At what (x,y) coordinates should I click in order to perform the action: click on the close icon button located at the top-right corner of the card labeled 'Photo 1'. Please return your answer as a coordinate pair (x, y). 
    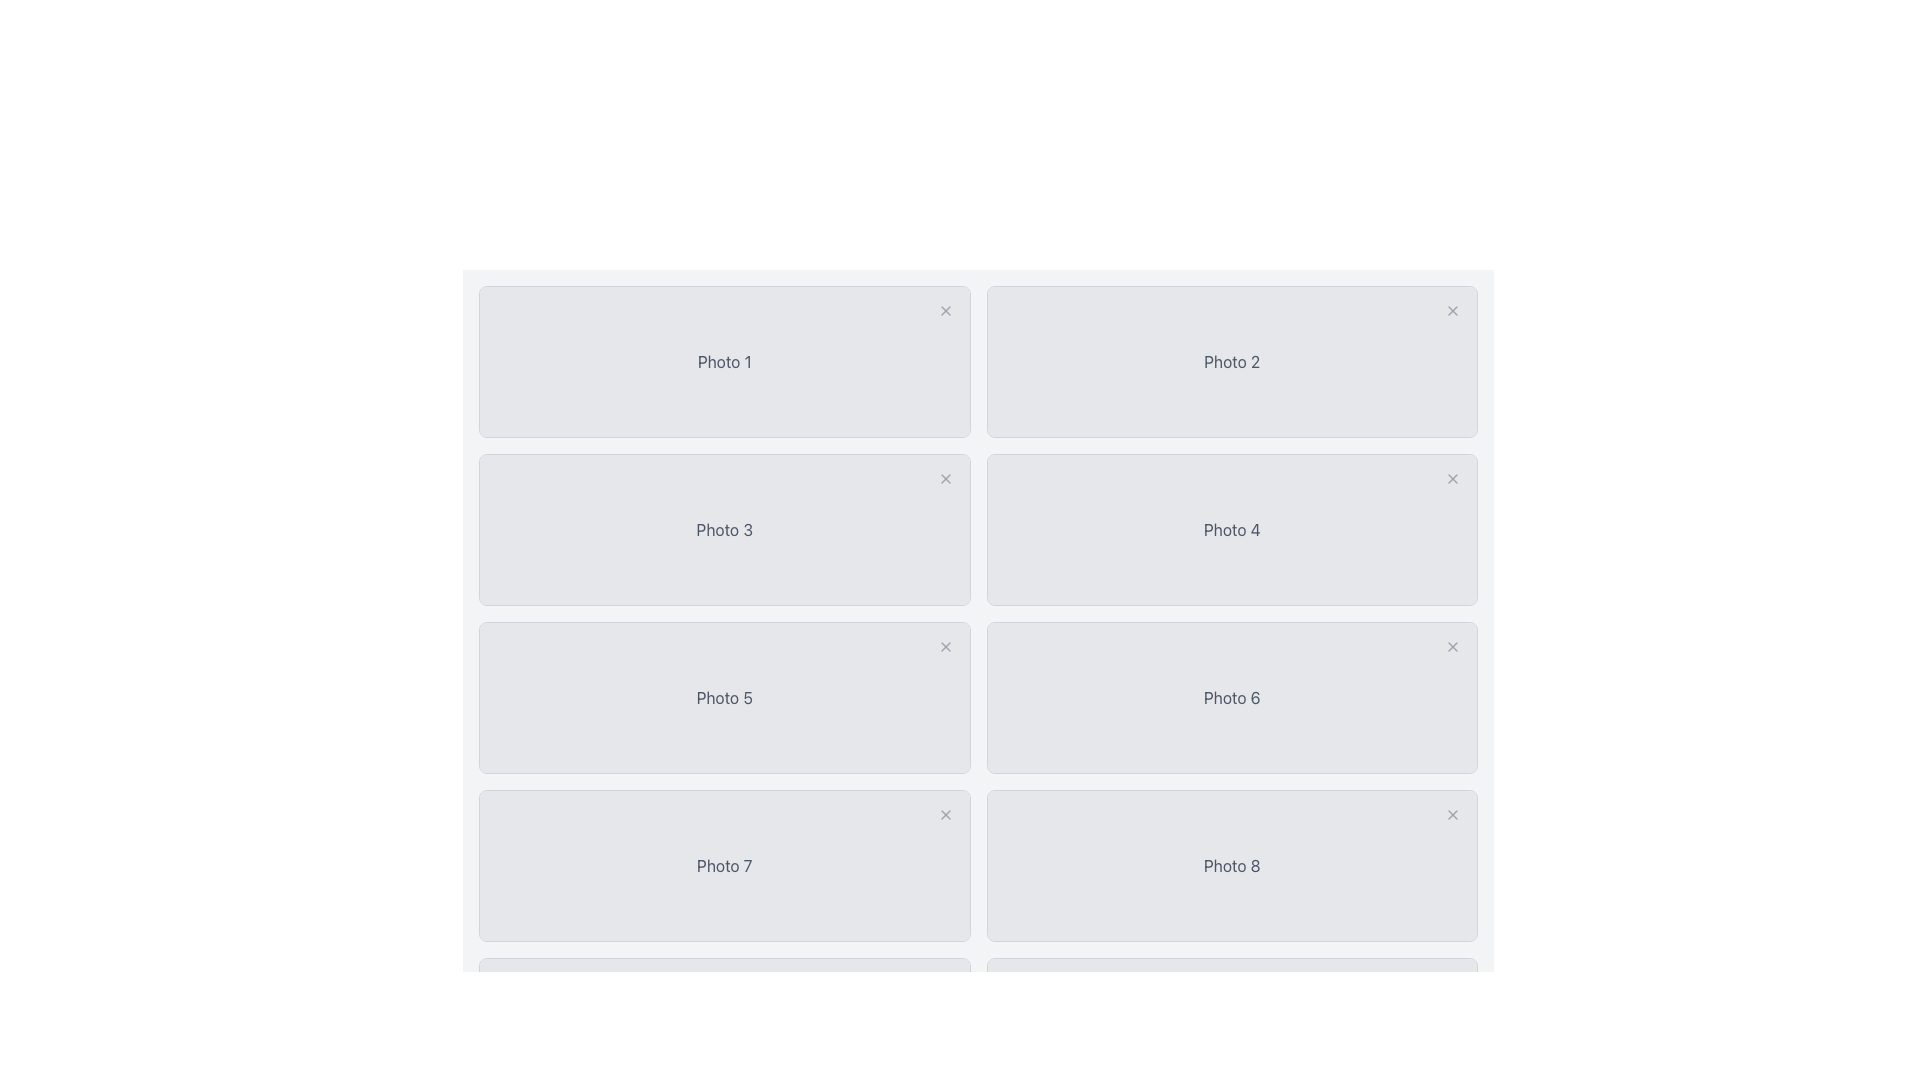
    Looking at the image, I should click on (944, 311).